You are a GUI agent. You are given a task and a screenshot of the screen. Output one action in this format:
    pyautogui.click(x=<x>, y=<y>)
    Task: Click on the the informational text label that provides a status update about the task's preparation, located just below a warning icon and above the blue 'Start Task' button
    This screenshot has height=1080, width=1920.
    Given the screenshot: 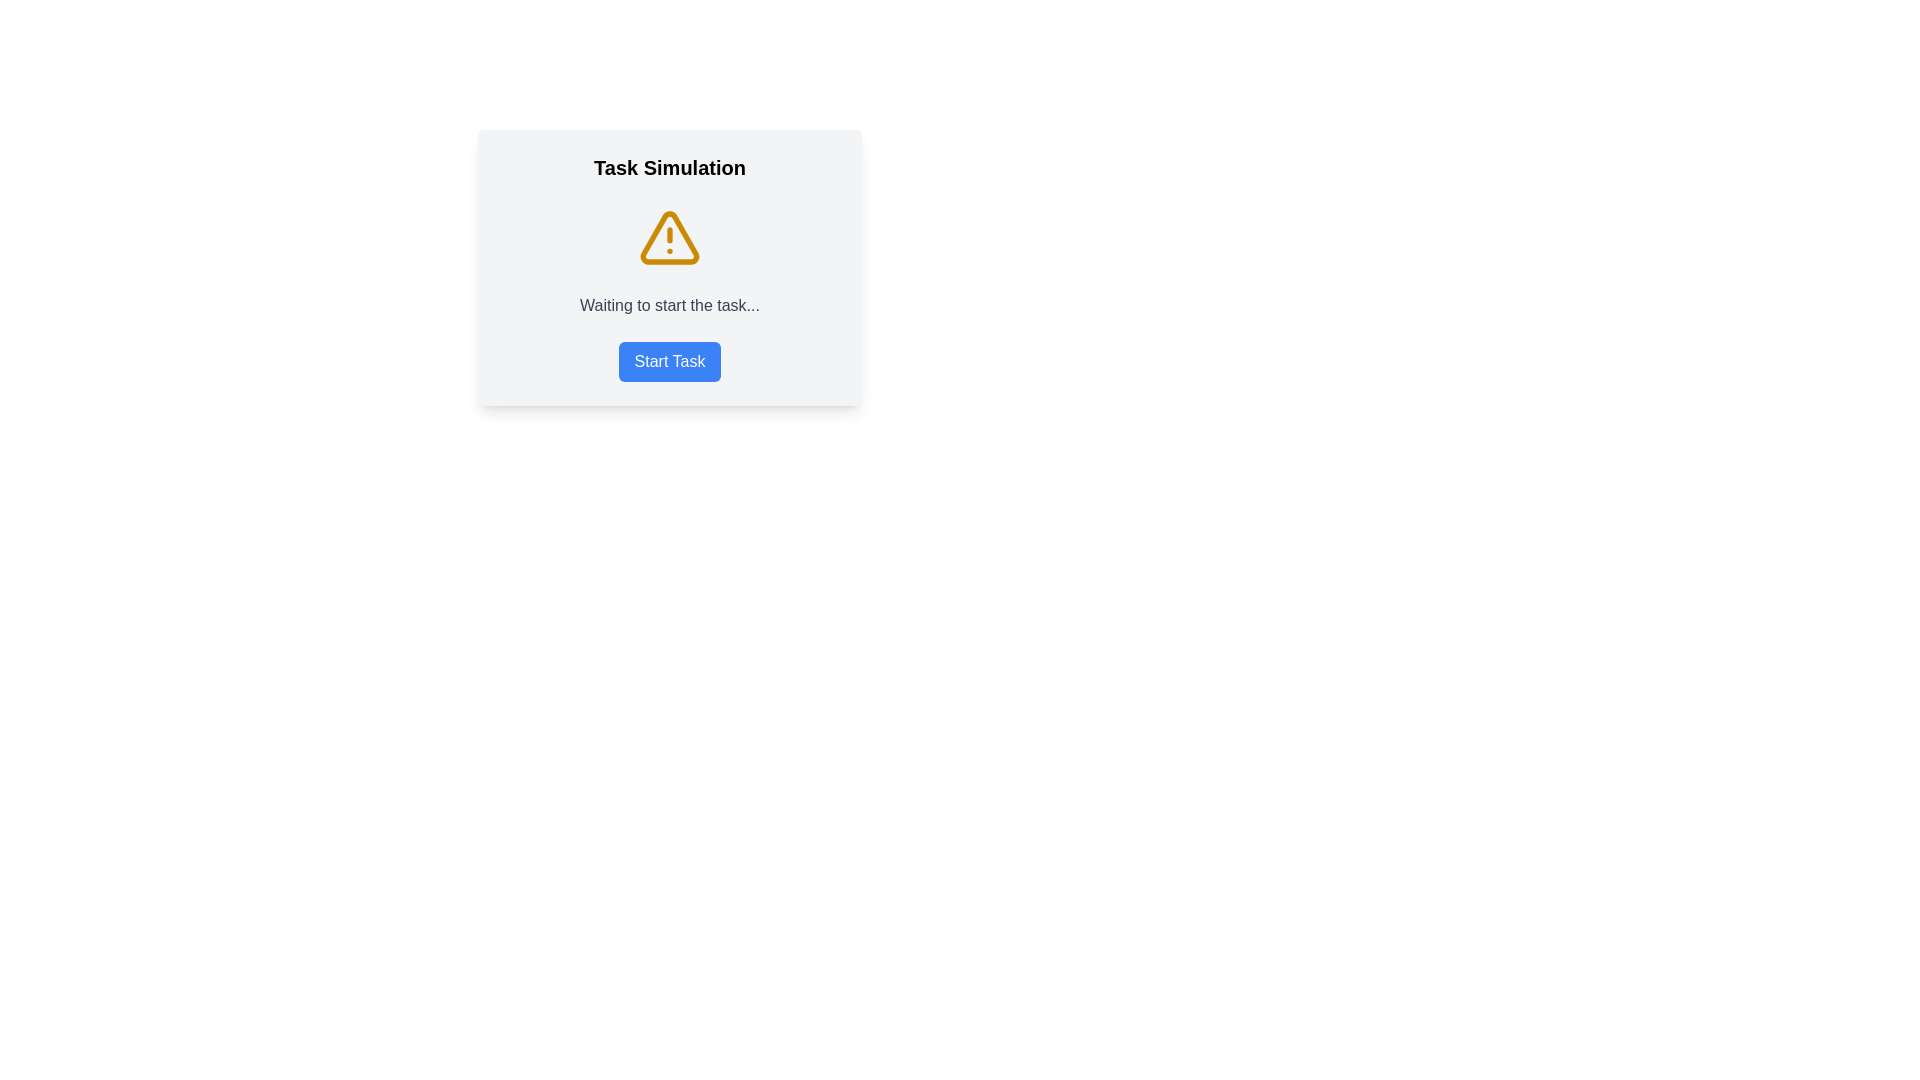 What is the action you would take?
    pyautogui.click(x=670, y=305)
    